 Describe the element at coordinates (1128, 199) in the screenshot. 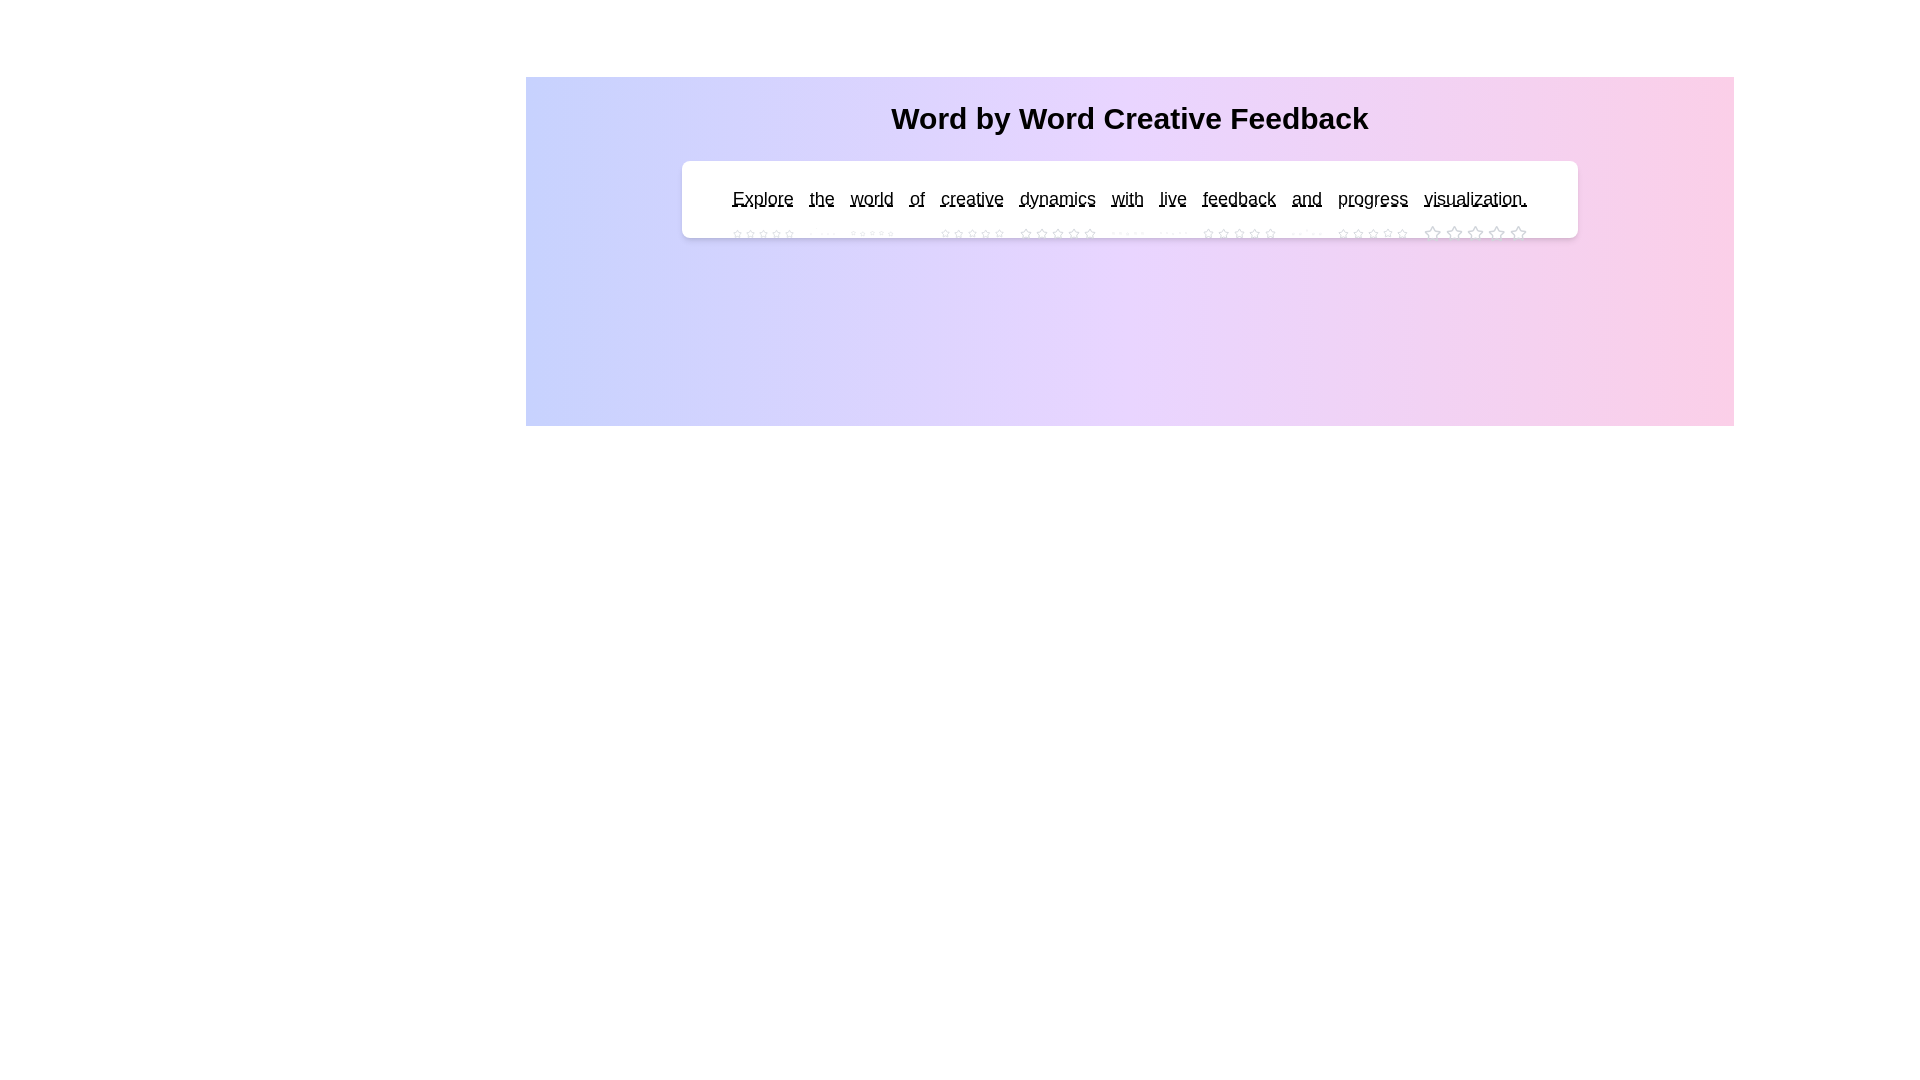

I see `the word 'with' to see its interactive area` at that location.